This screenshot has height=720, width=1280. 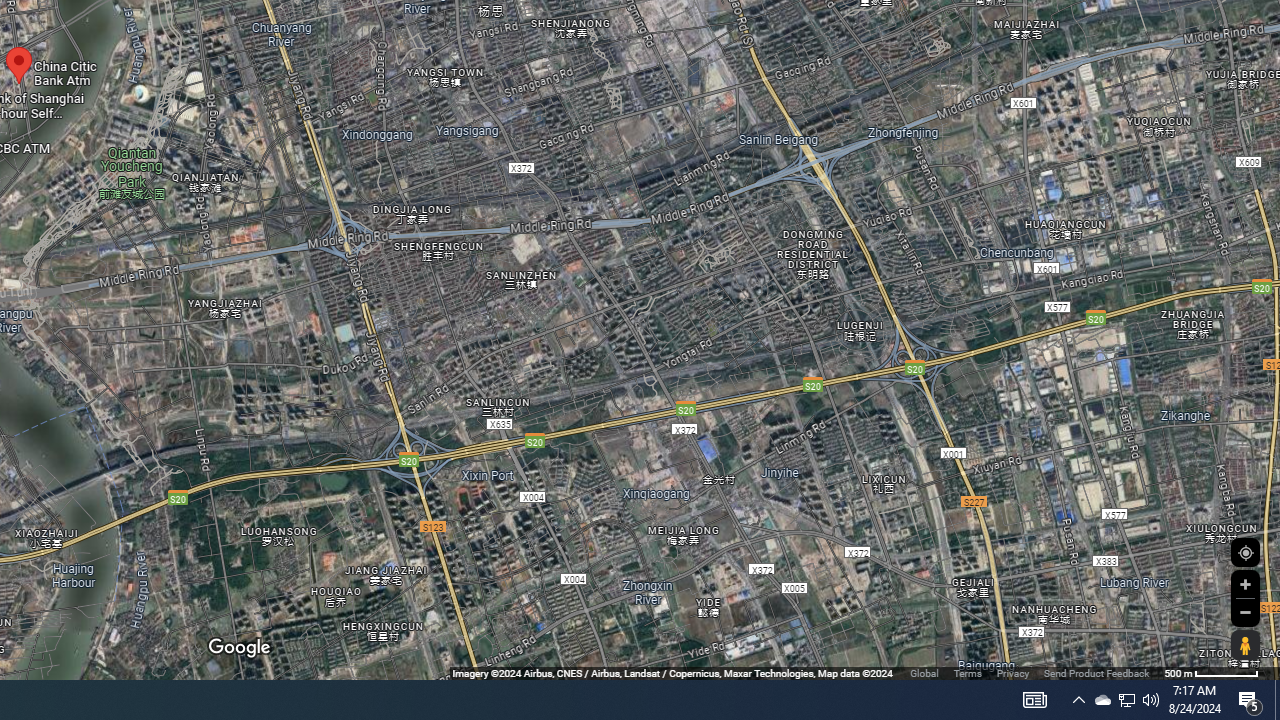 I want to click on 'Show Your Location', so click(x=1244, y=552).